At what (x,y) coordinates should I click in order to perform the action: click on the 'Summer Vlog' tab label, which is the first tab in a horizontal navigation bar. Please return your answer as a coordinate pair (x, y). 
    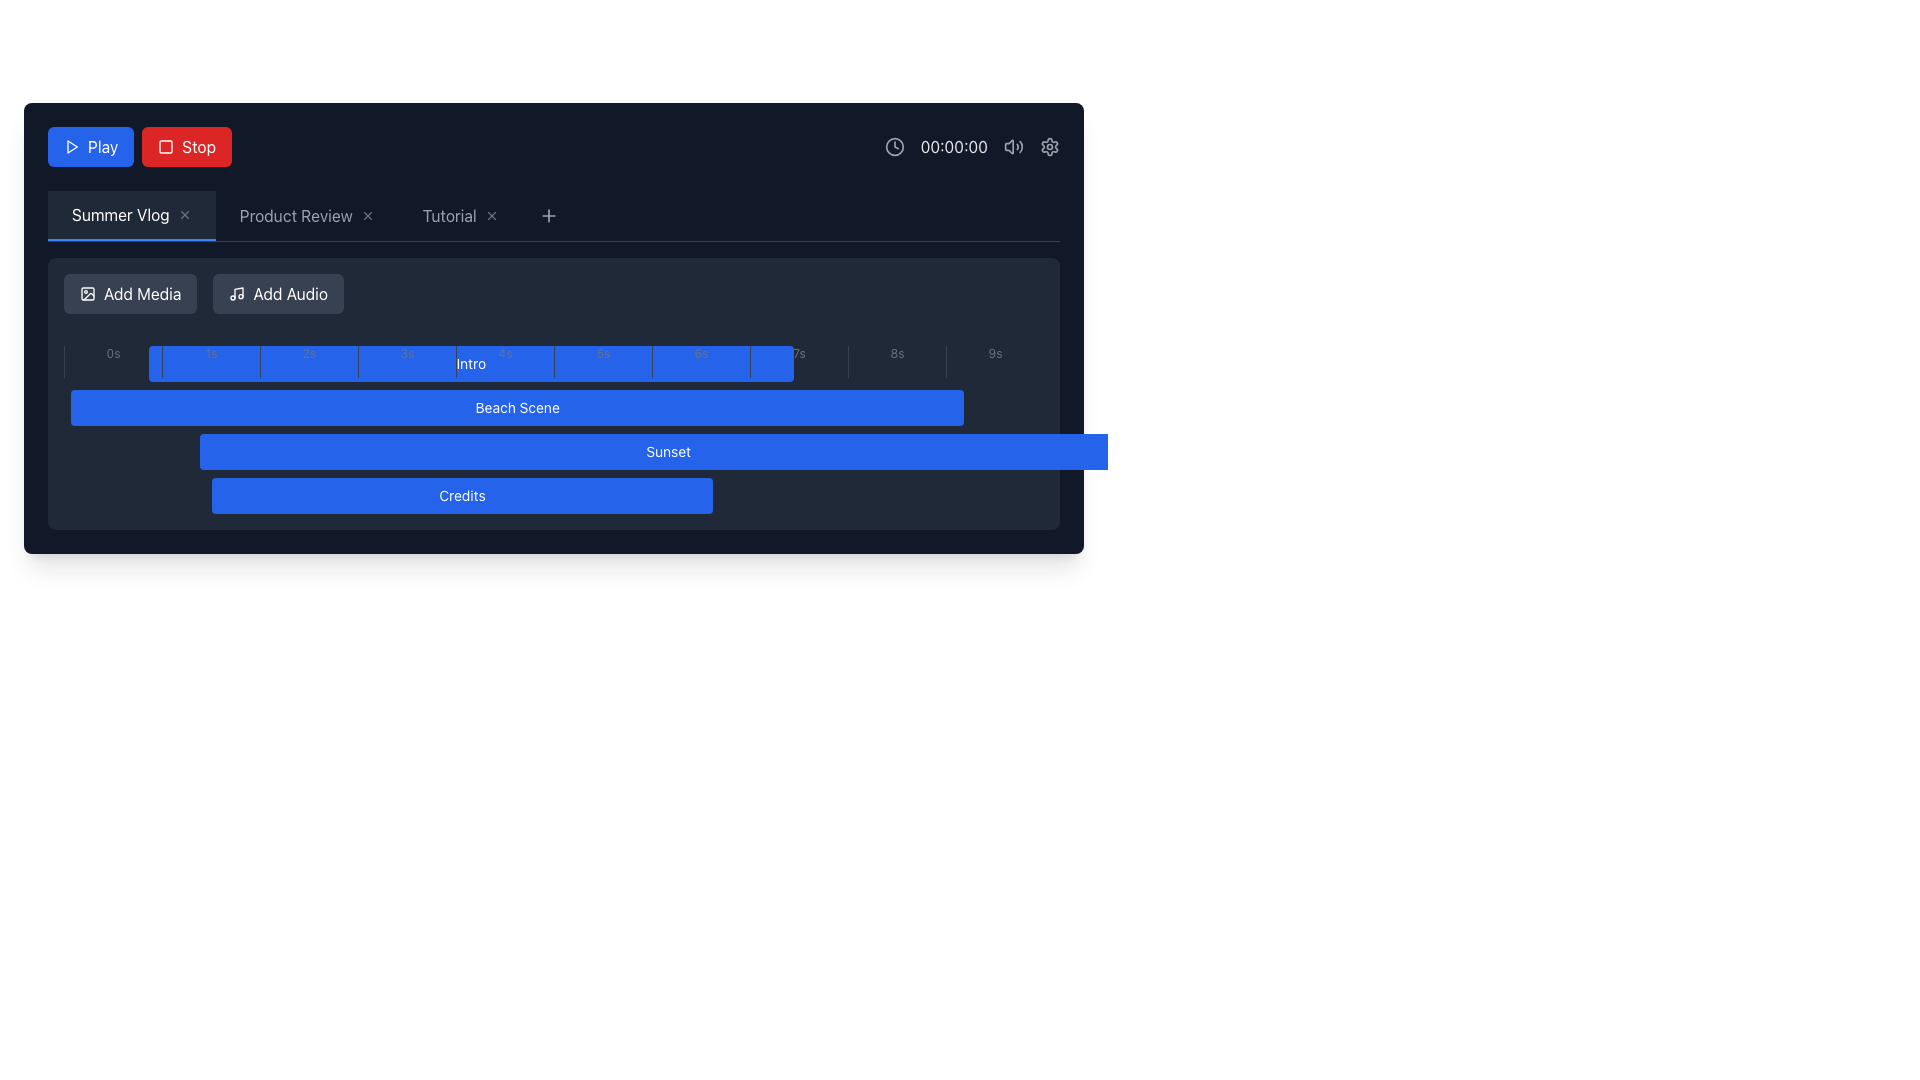
    Looking at the image, I should click on (119, 215).